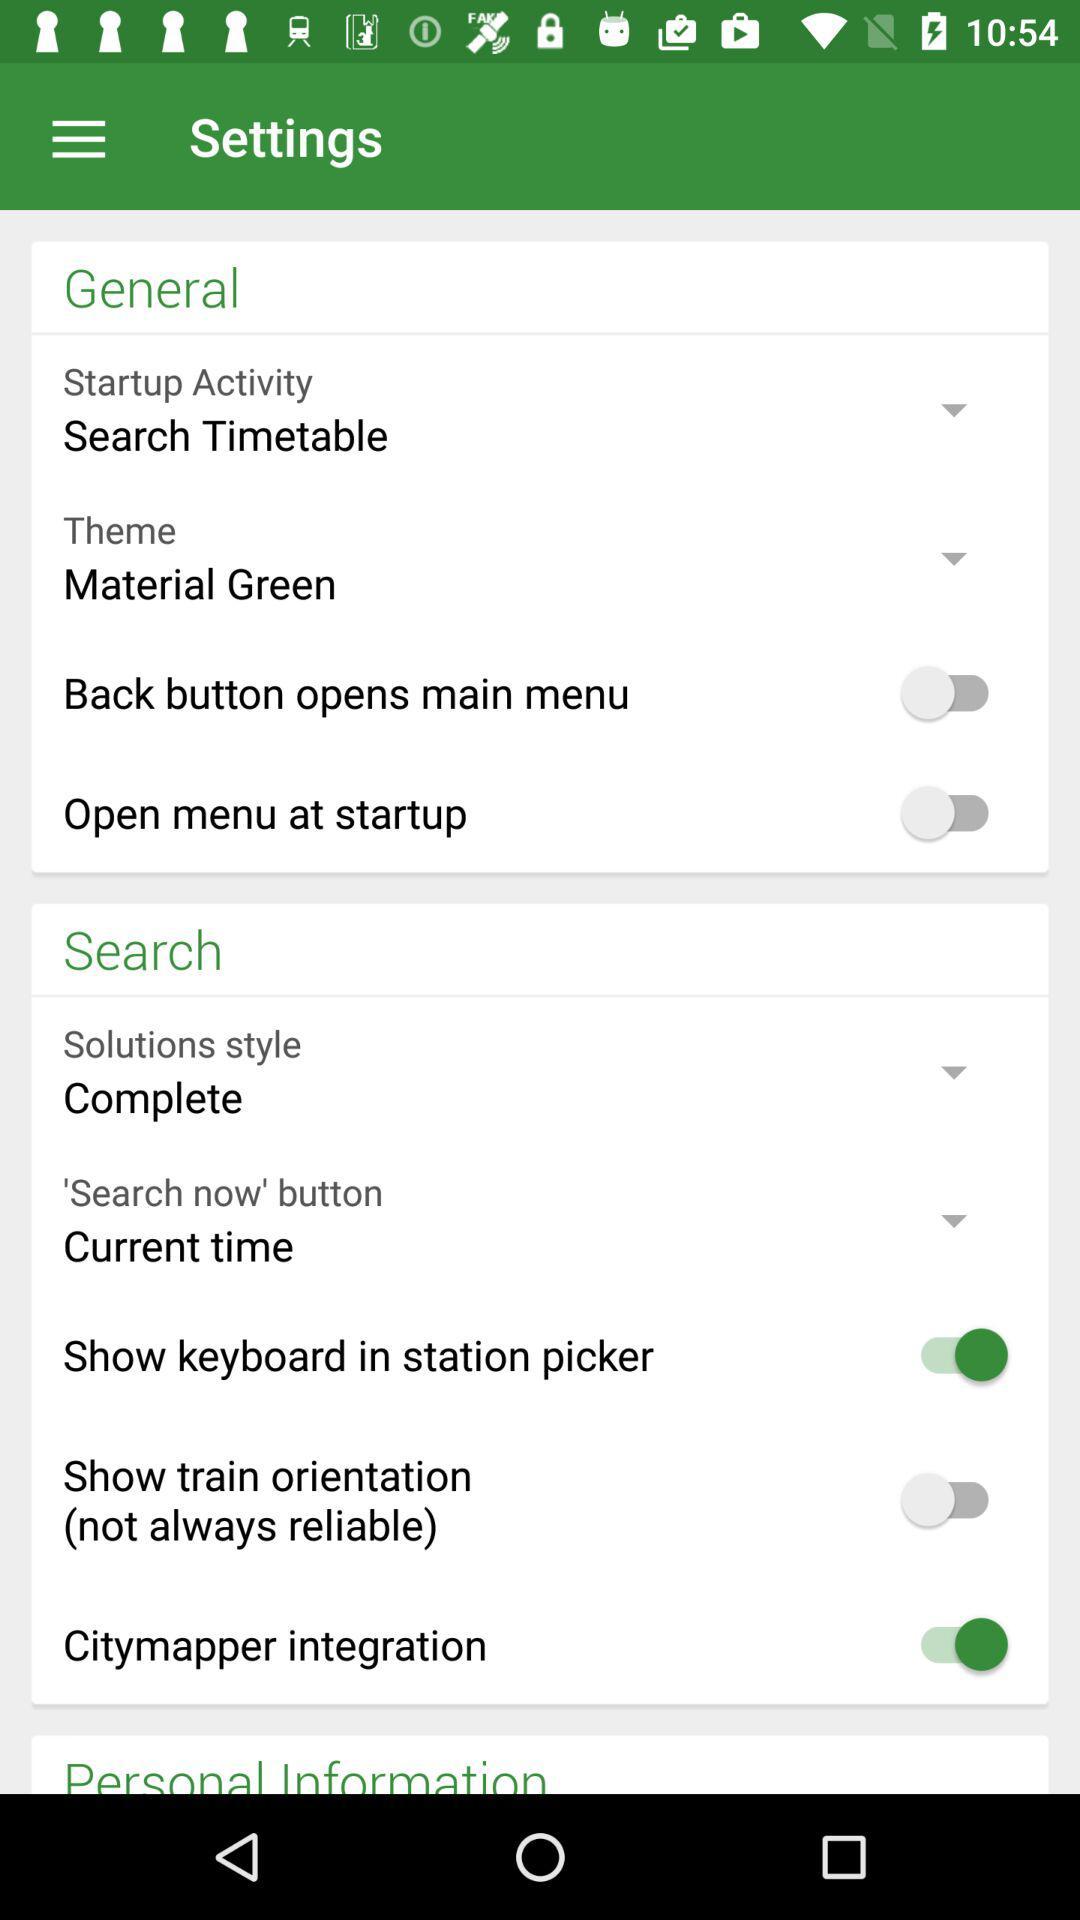 This screenshot has height=1920, width=1080. Describe the element at coordinates (88, 135) in the screenshot. I see `click for flyout` at that location.